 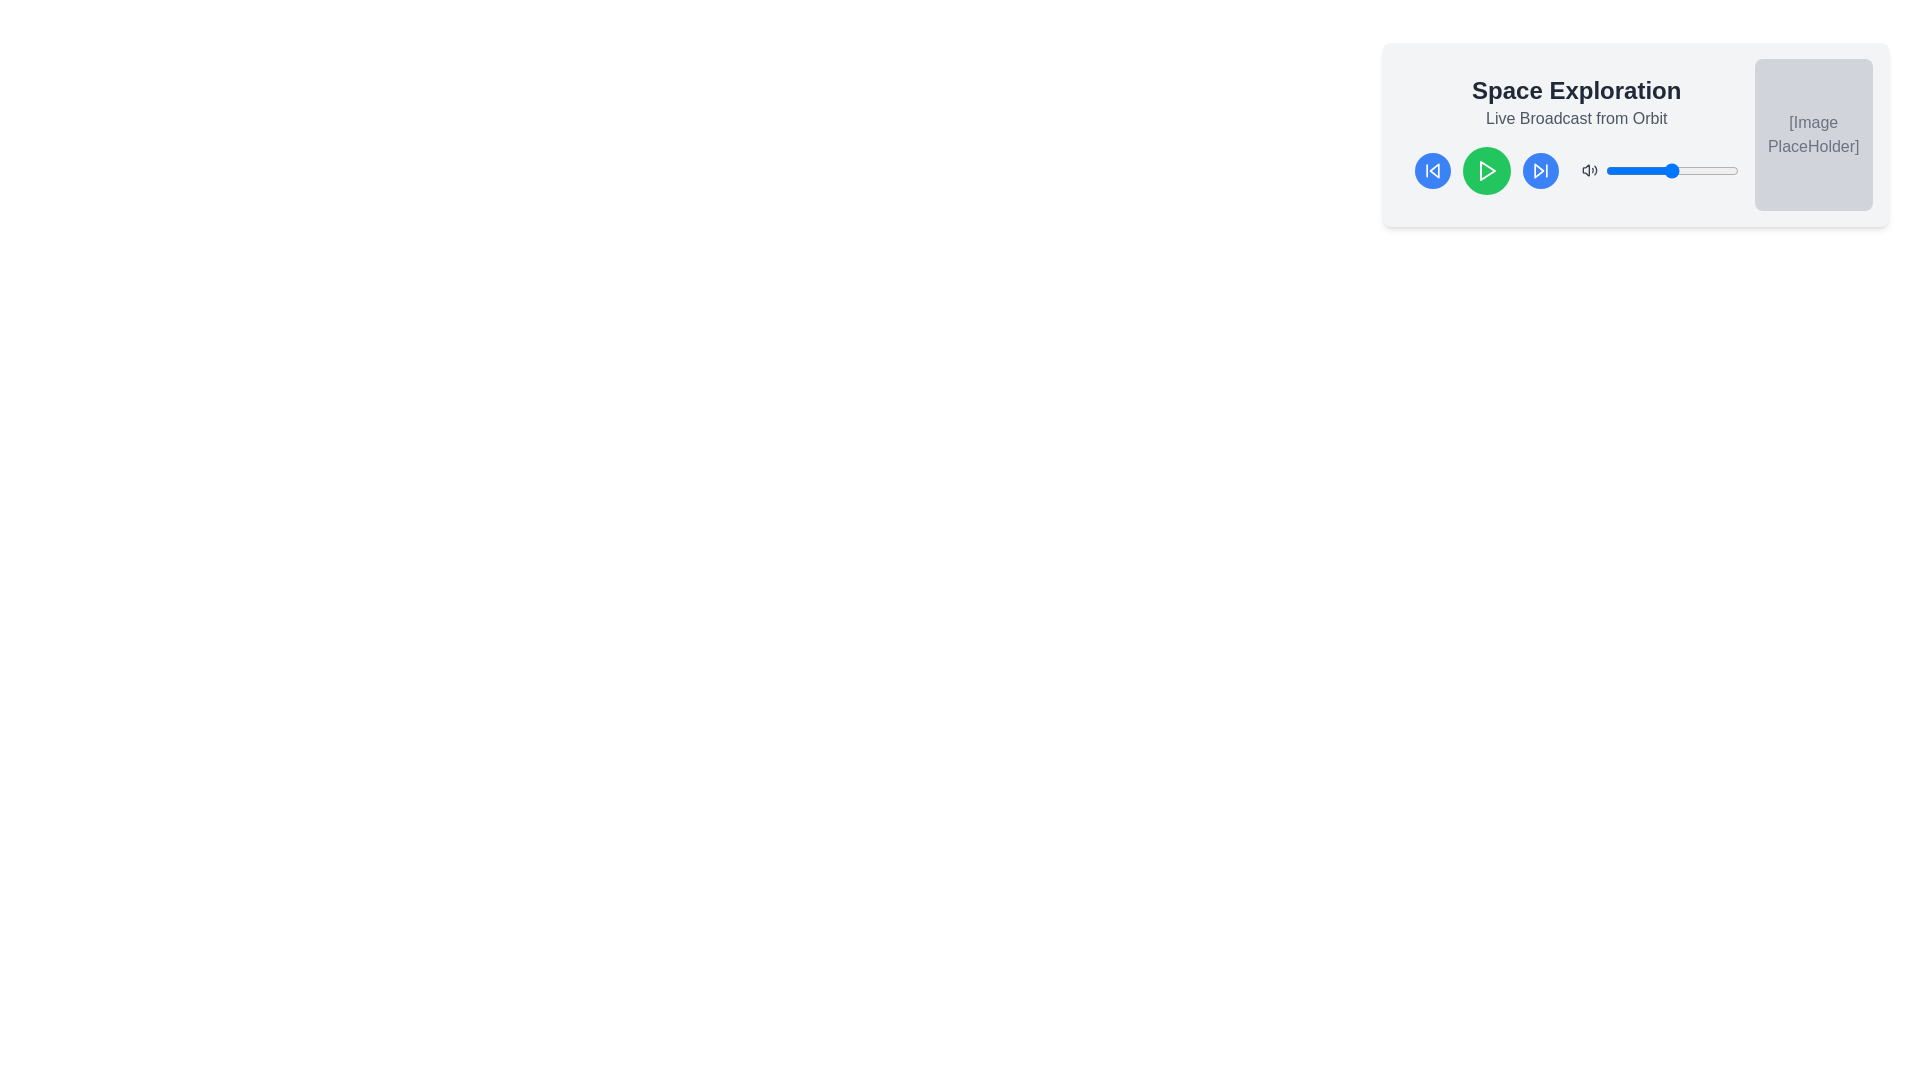 What do you see at coordinates (1722, 169) in the screenshot?
I see `the slider value` at bounding box center [1722, 169].